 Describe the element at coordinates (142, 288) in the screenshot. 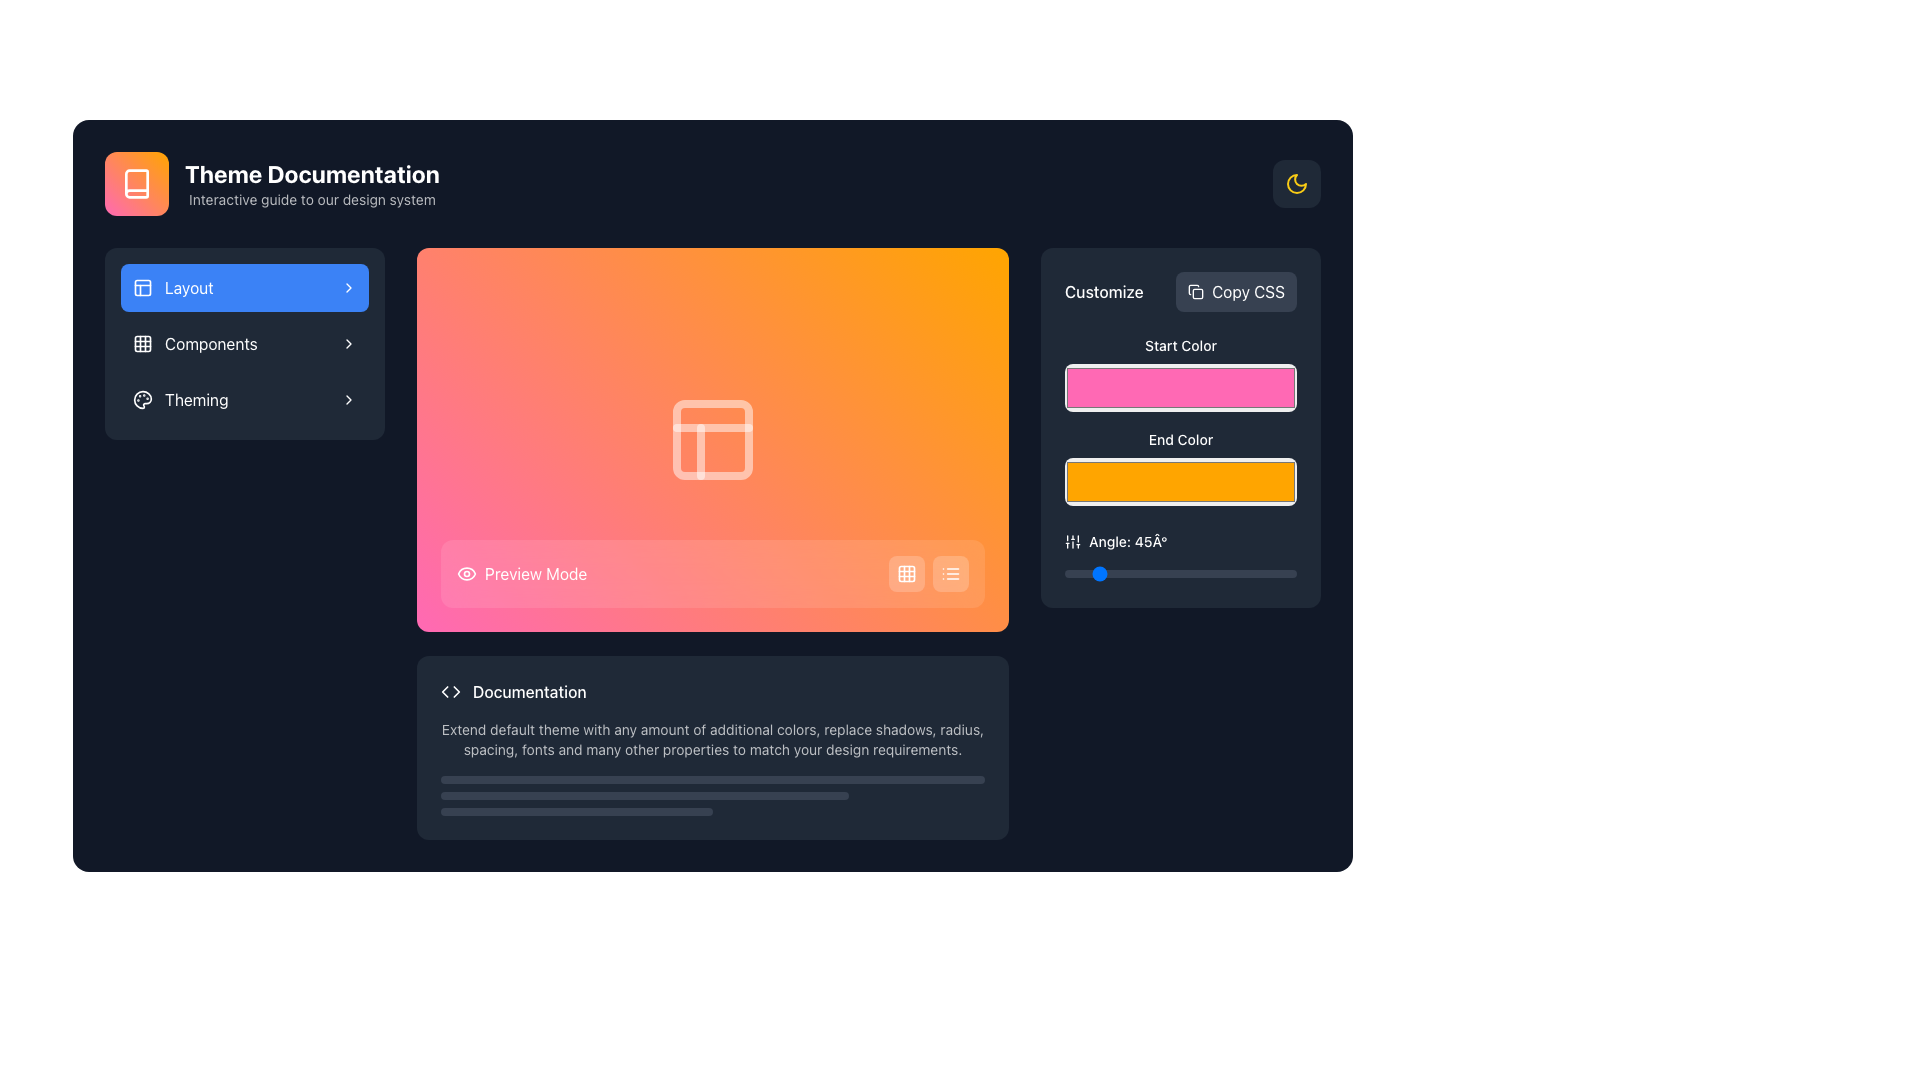

I see `the layout icon located in the left sidebar next to the 'Layout' label, which is styled with an outlined grid representation` at that location.